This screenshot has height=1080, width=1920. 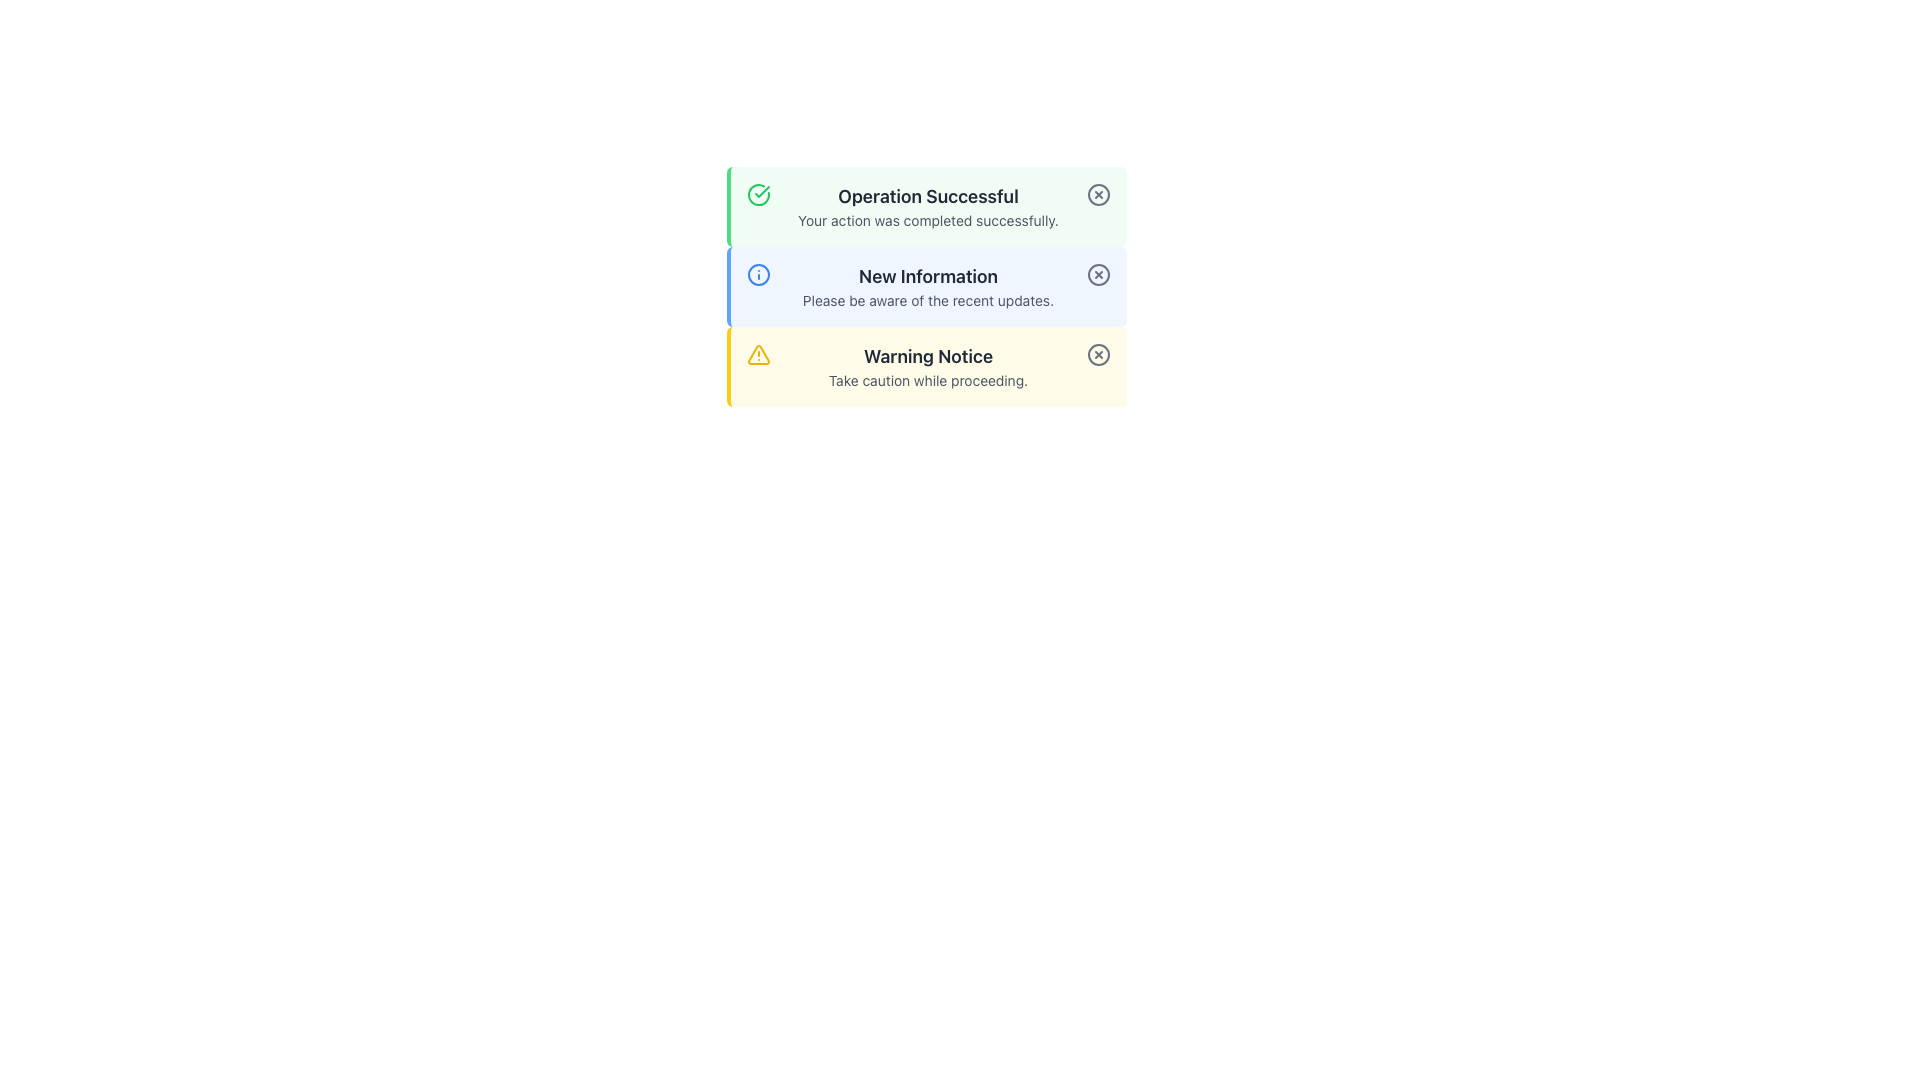 What do you see at coordinates (1097, 274) in the screenshot?
I see `the circular graphic of the close button in the top-right corner of the 'New Information' notification block` at bounding box center [1097, 274].